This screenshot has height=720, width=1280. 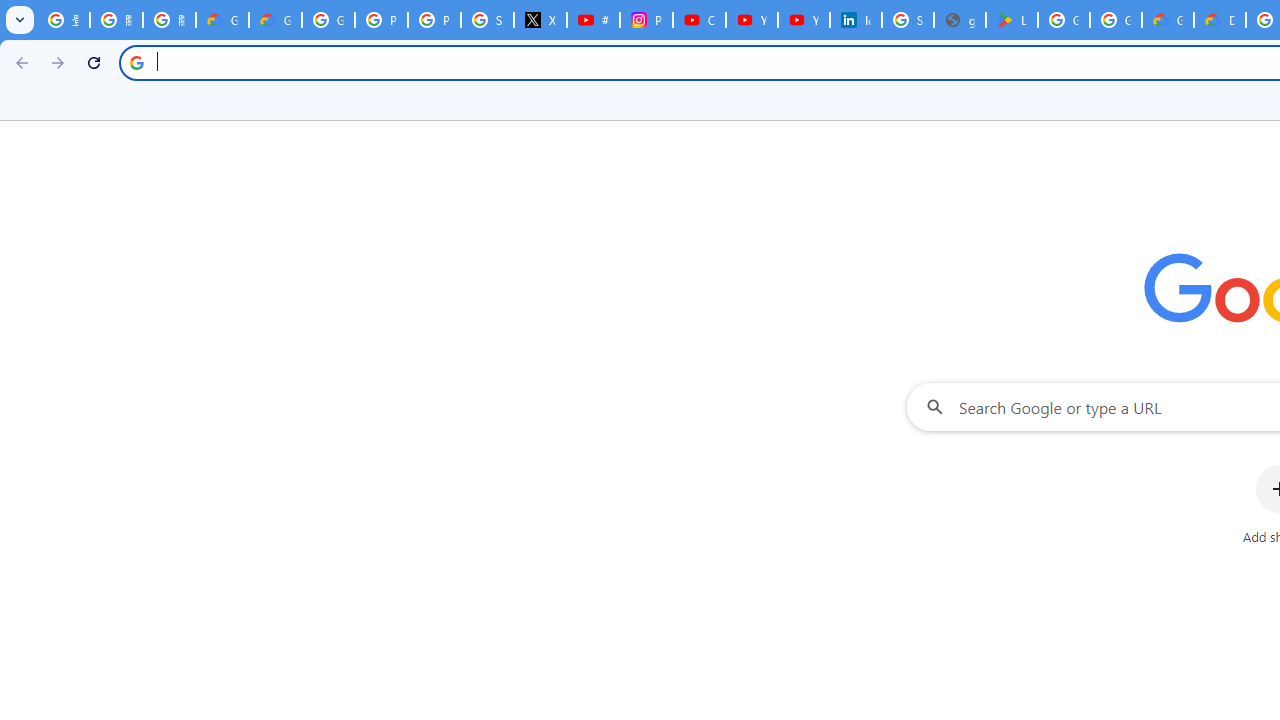 What do you see at coordinates (540, 20) in the screenshot?
I see `'X'` at bounding box center [540, 20].